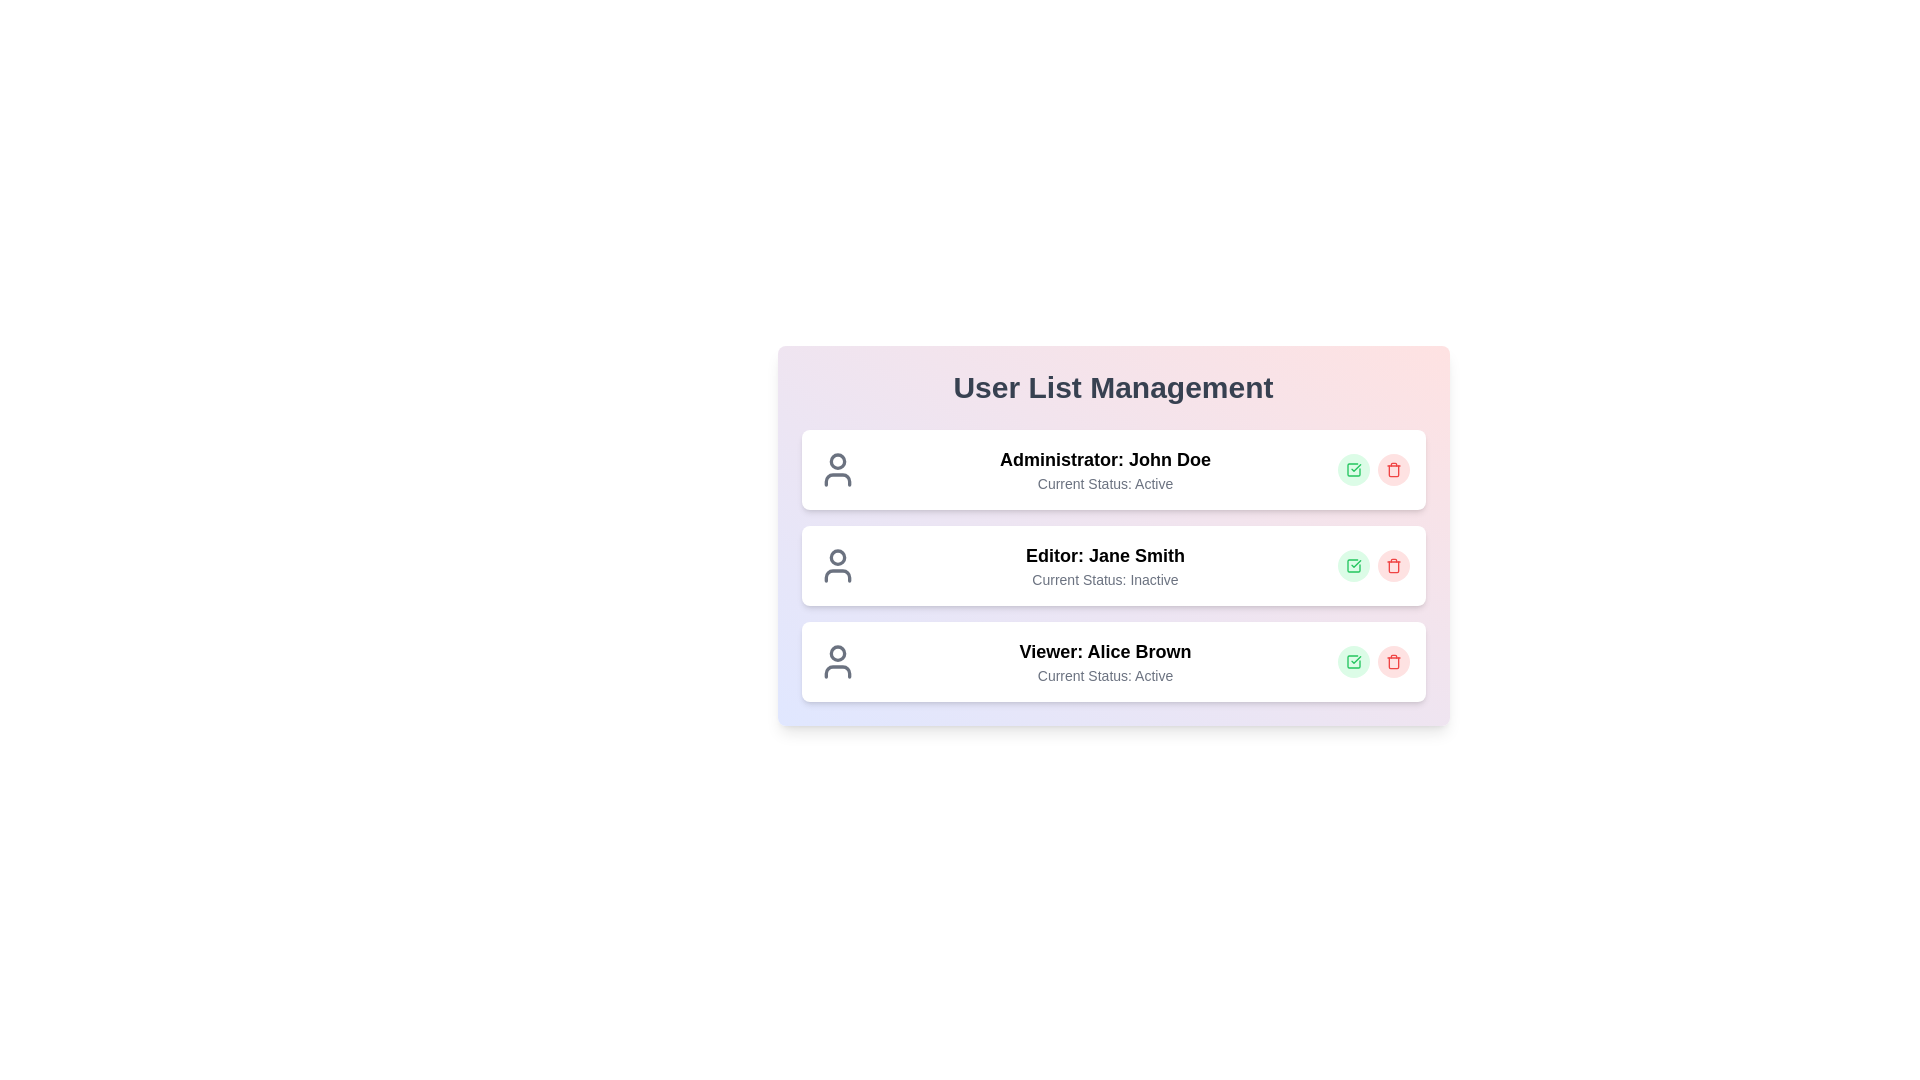 The height and width of the screenshot is (1080, 1920). Describe the element at coordinates (1170, 459) in the screenshot. I see `the text label displaying the name 'John Doe', which is styled in bold black font and positioned next to the designation 'Administrator:' in the user list section` at that location.